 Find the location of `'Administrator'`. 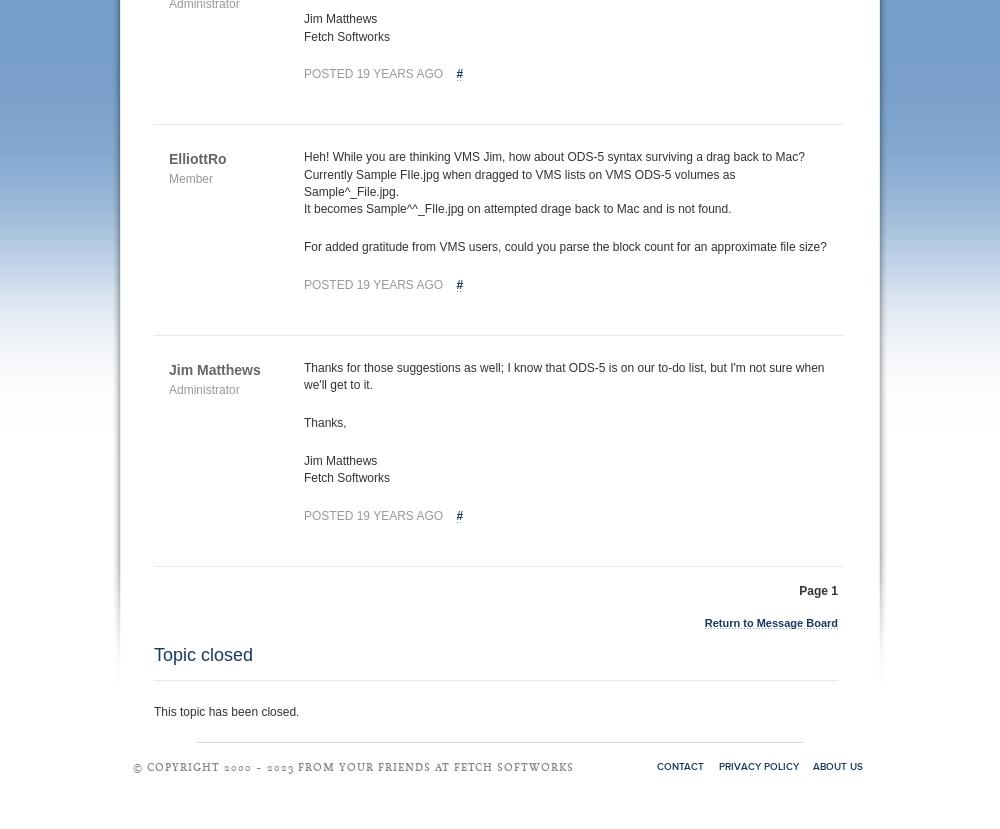

'Administrator' is located at coordinates (203, 388).